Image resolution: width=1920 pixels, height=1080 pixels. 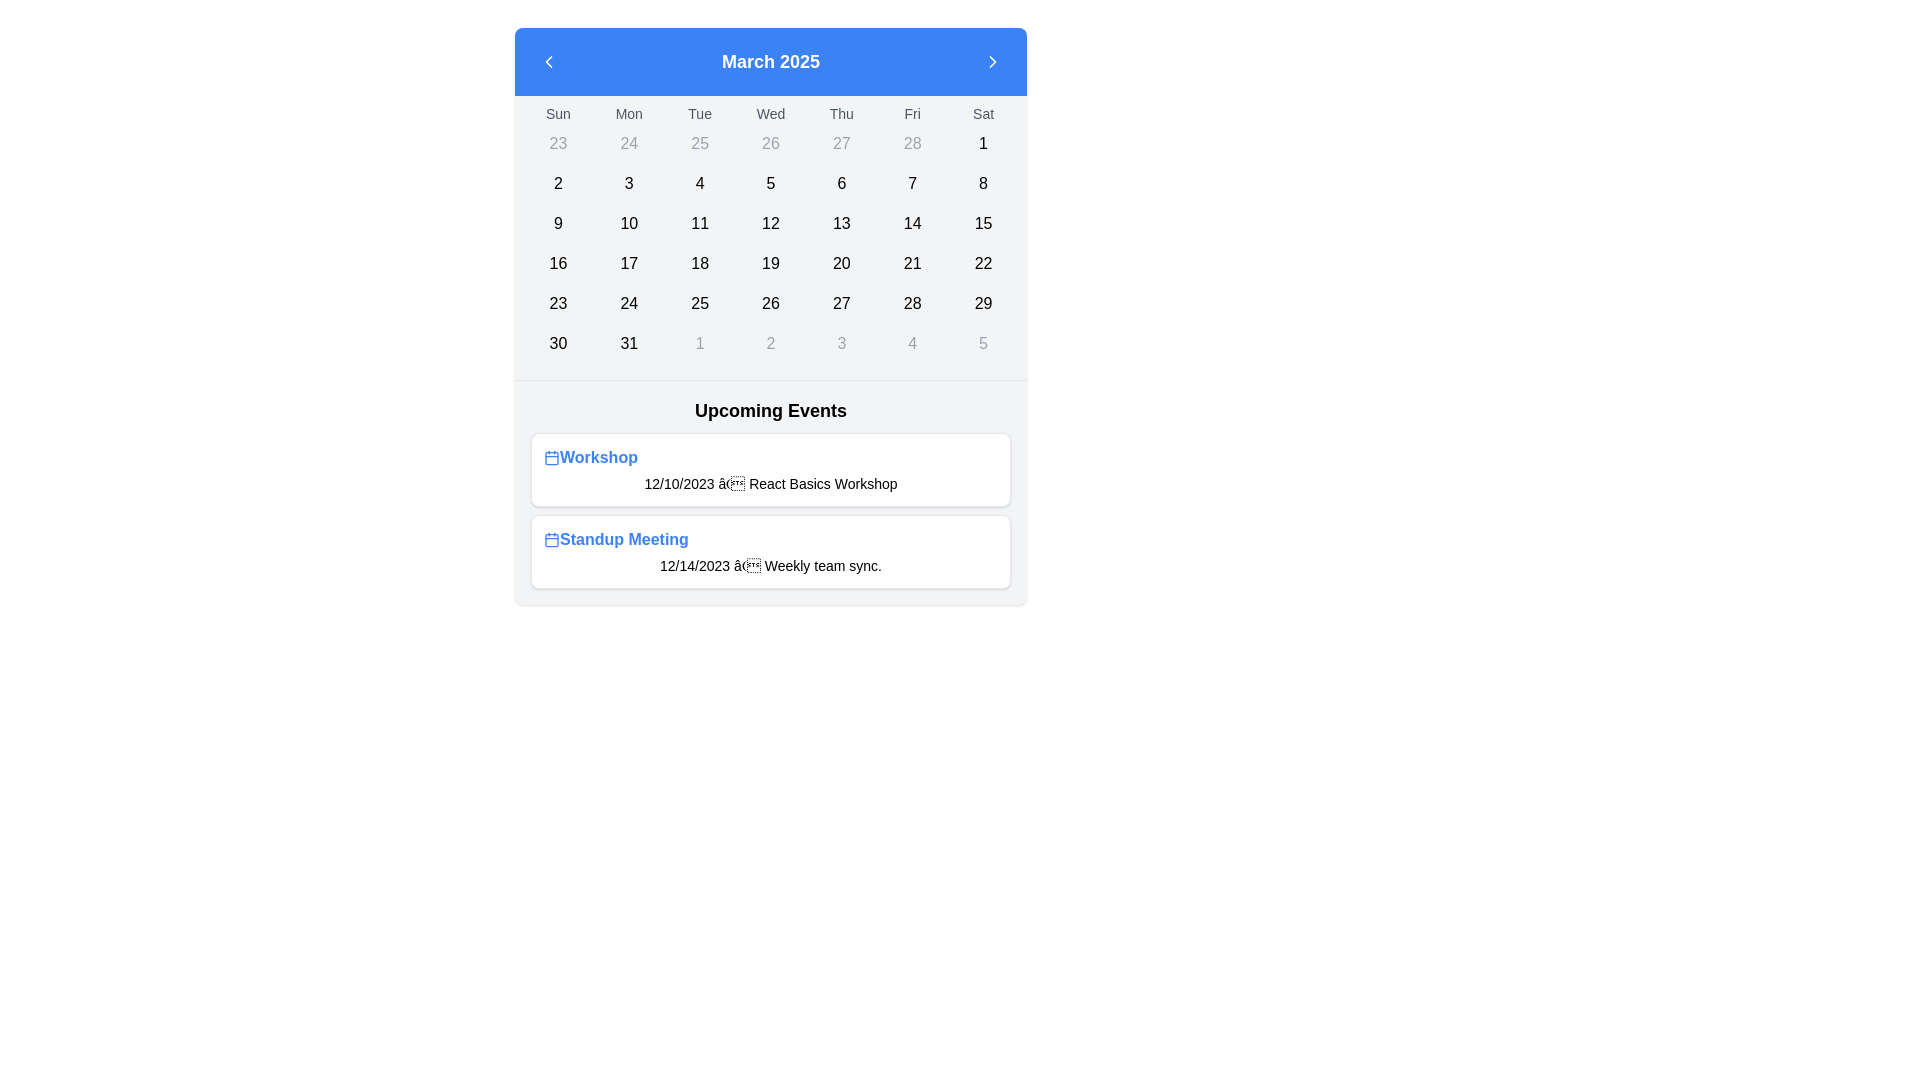 What do you see at coordinates (911, 342) in the screenshot?
I see `the Calendar Day Cell containing the number '4'` at bounding box center [911, 342].